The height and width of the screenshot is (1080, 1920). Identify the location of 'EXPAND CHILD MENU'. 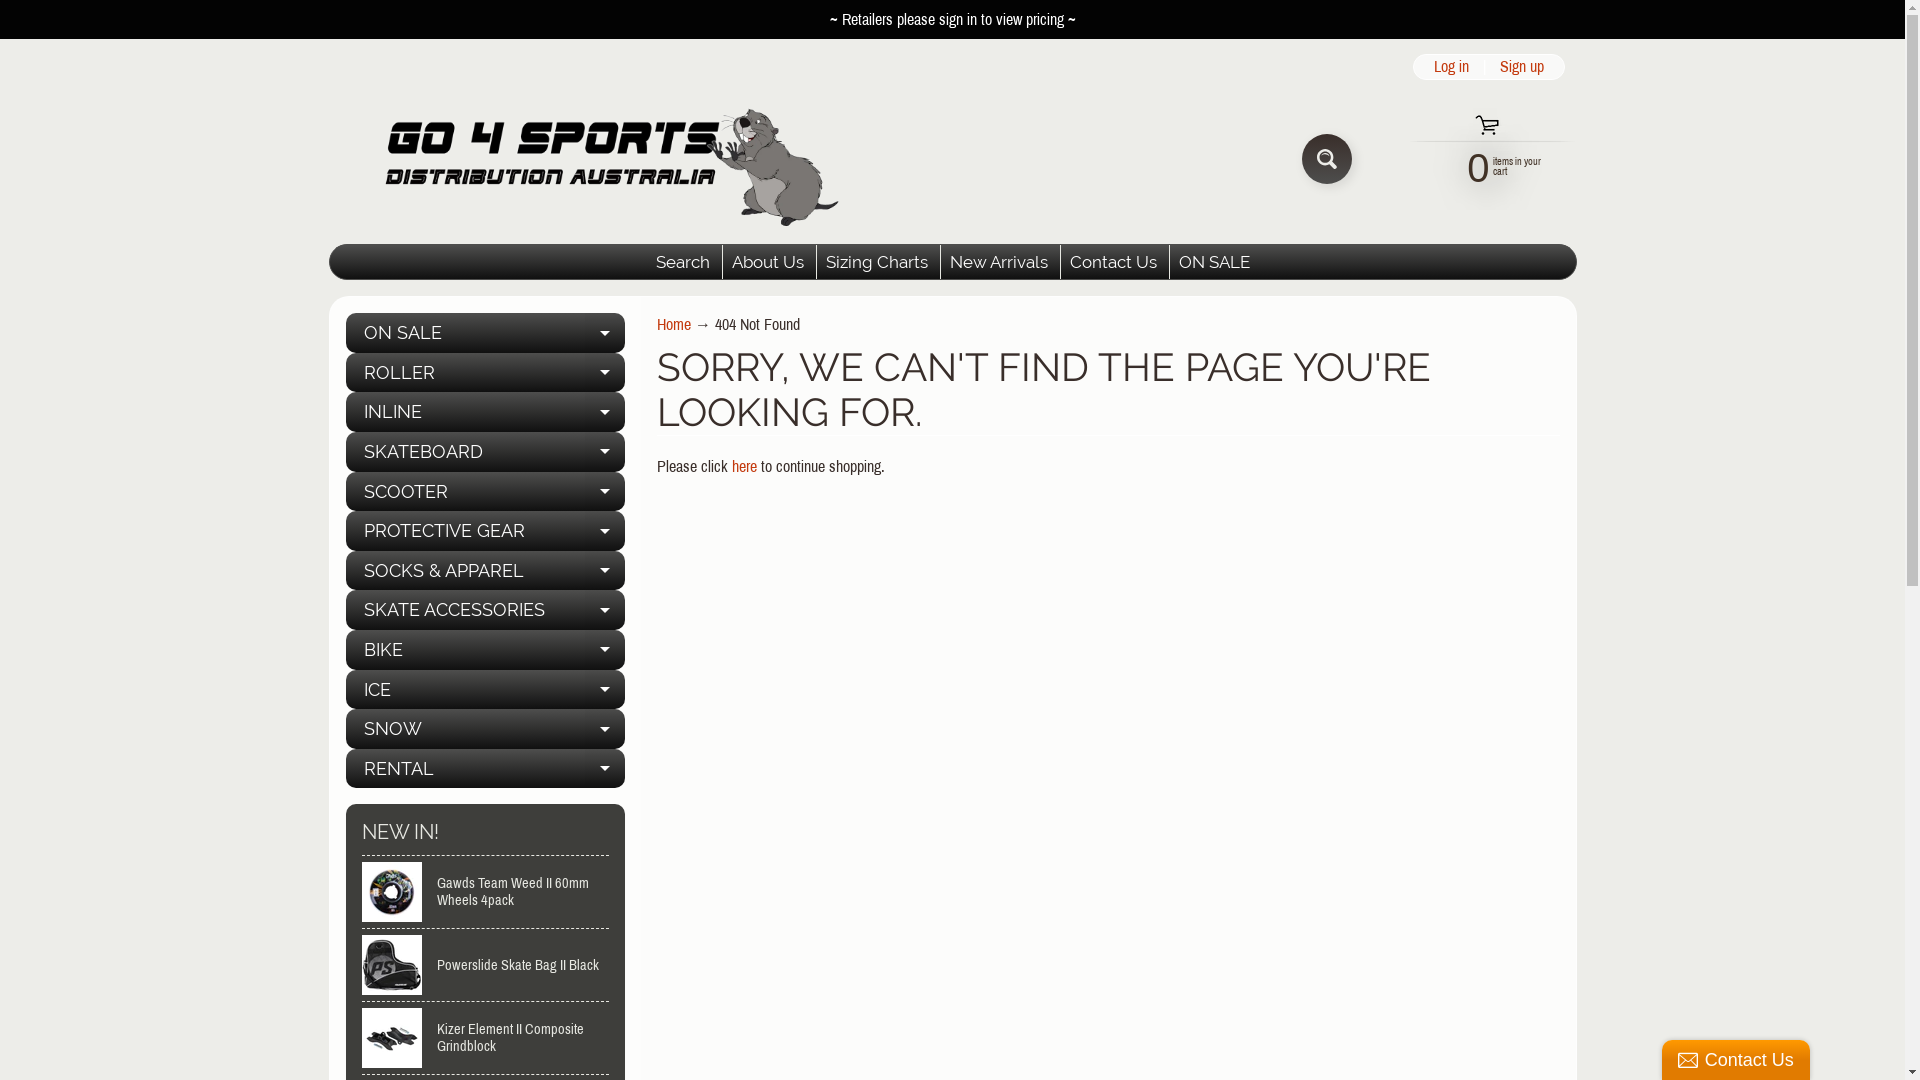
(603, 689).